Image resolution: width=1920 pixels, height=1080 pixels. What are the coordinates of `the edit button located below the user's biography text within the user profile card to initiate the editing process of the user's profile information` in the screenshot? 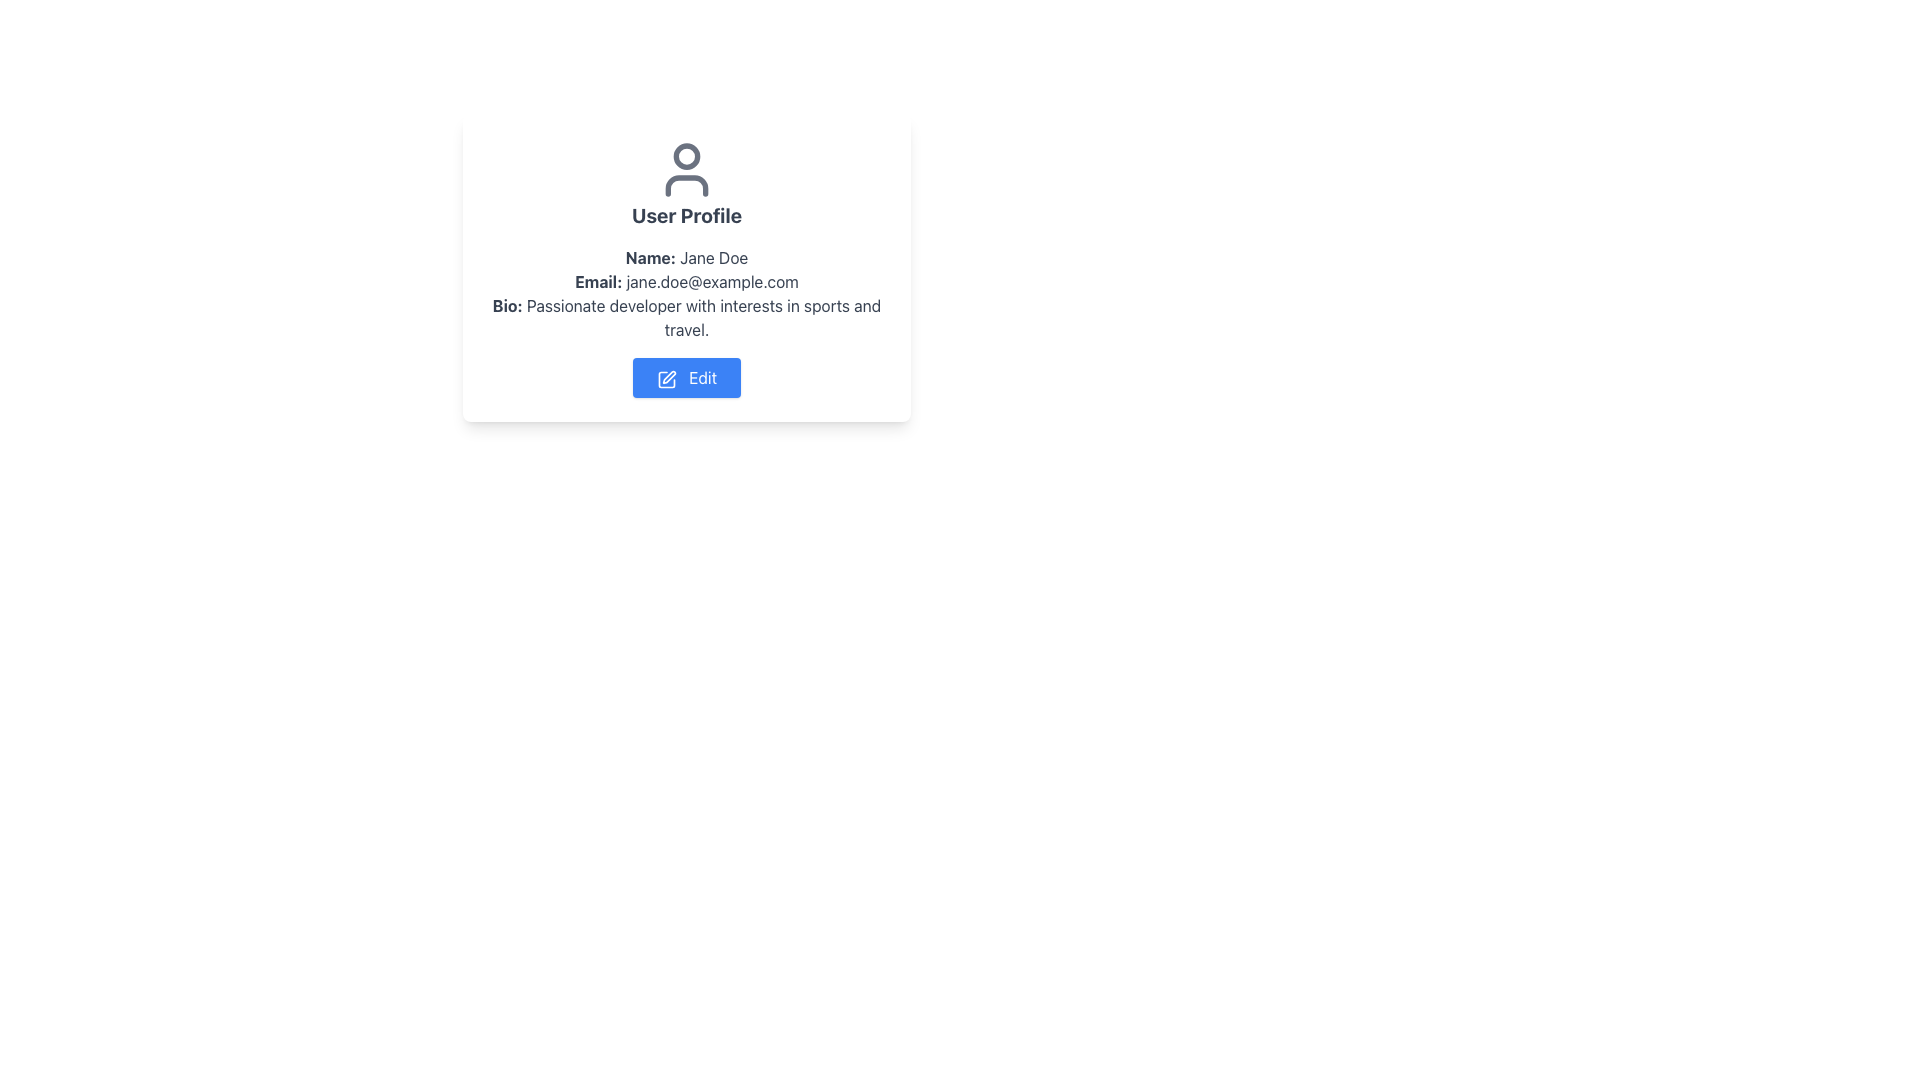 It's located at (686, 378).